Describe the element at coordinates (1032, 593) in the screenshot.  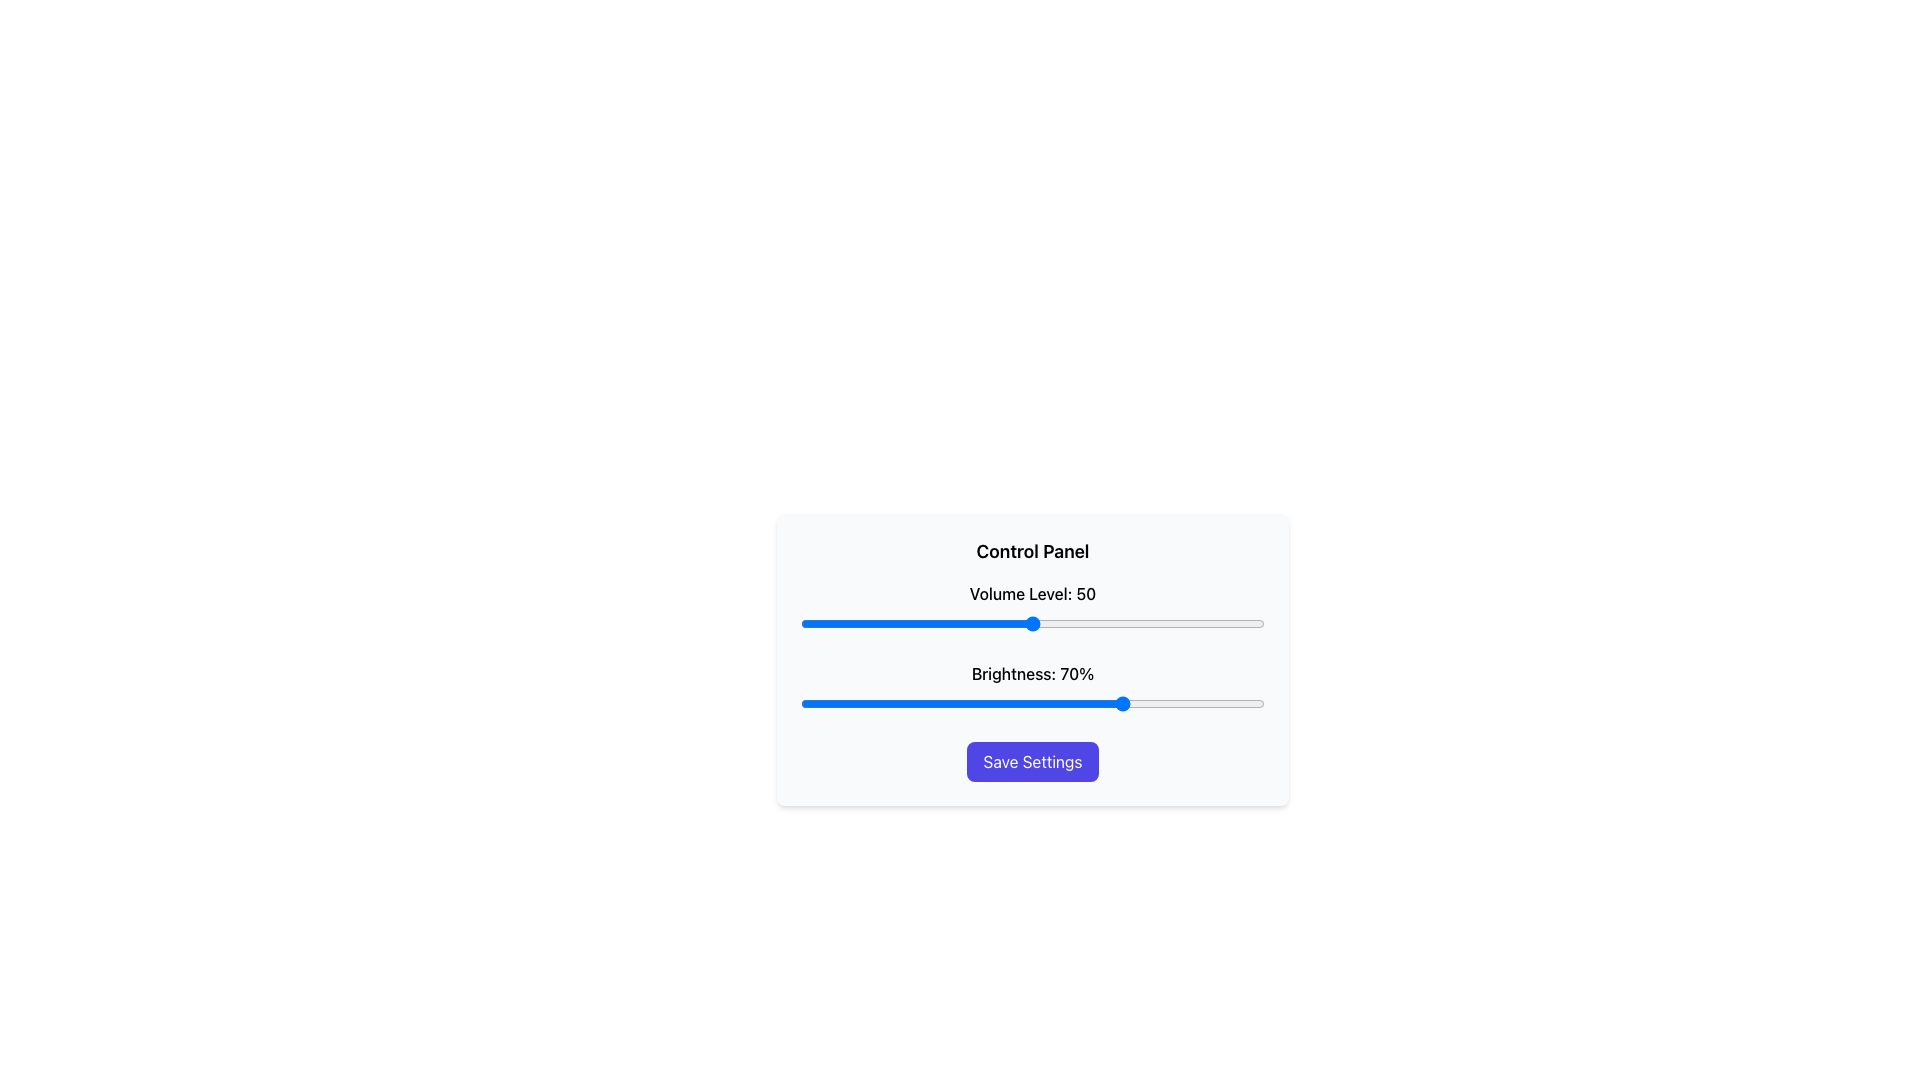
I see `text label displaying 'Volume Level: 50', which is styled in bold black font and positioned above a horizontal volume slider in the control panel interface` at that location.